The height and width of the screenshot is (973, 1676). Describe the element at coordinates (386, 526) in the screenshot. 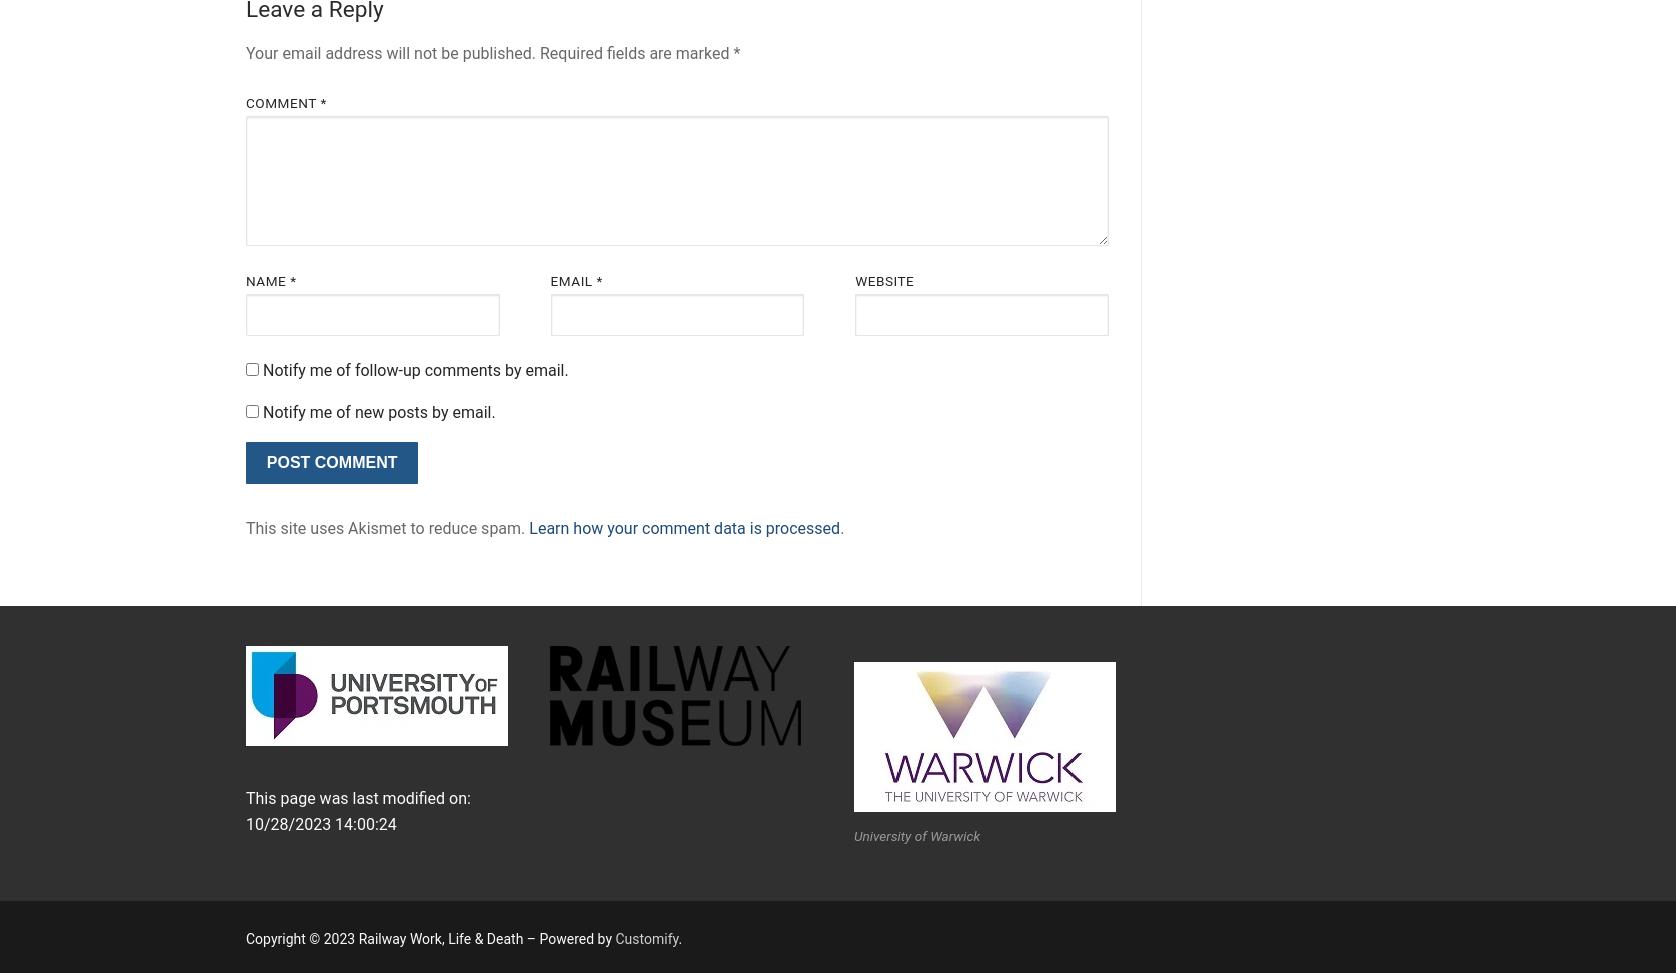

I see `'This site uses Akismet to reduce spam.'` at that location.